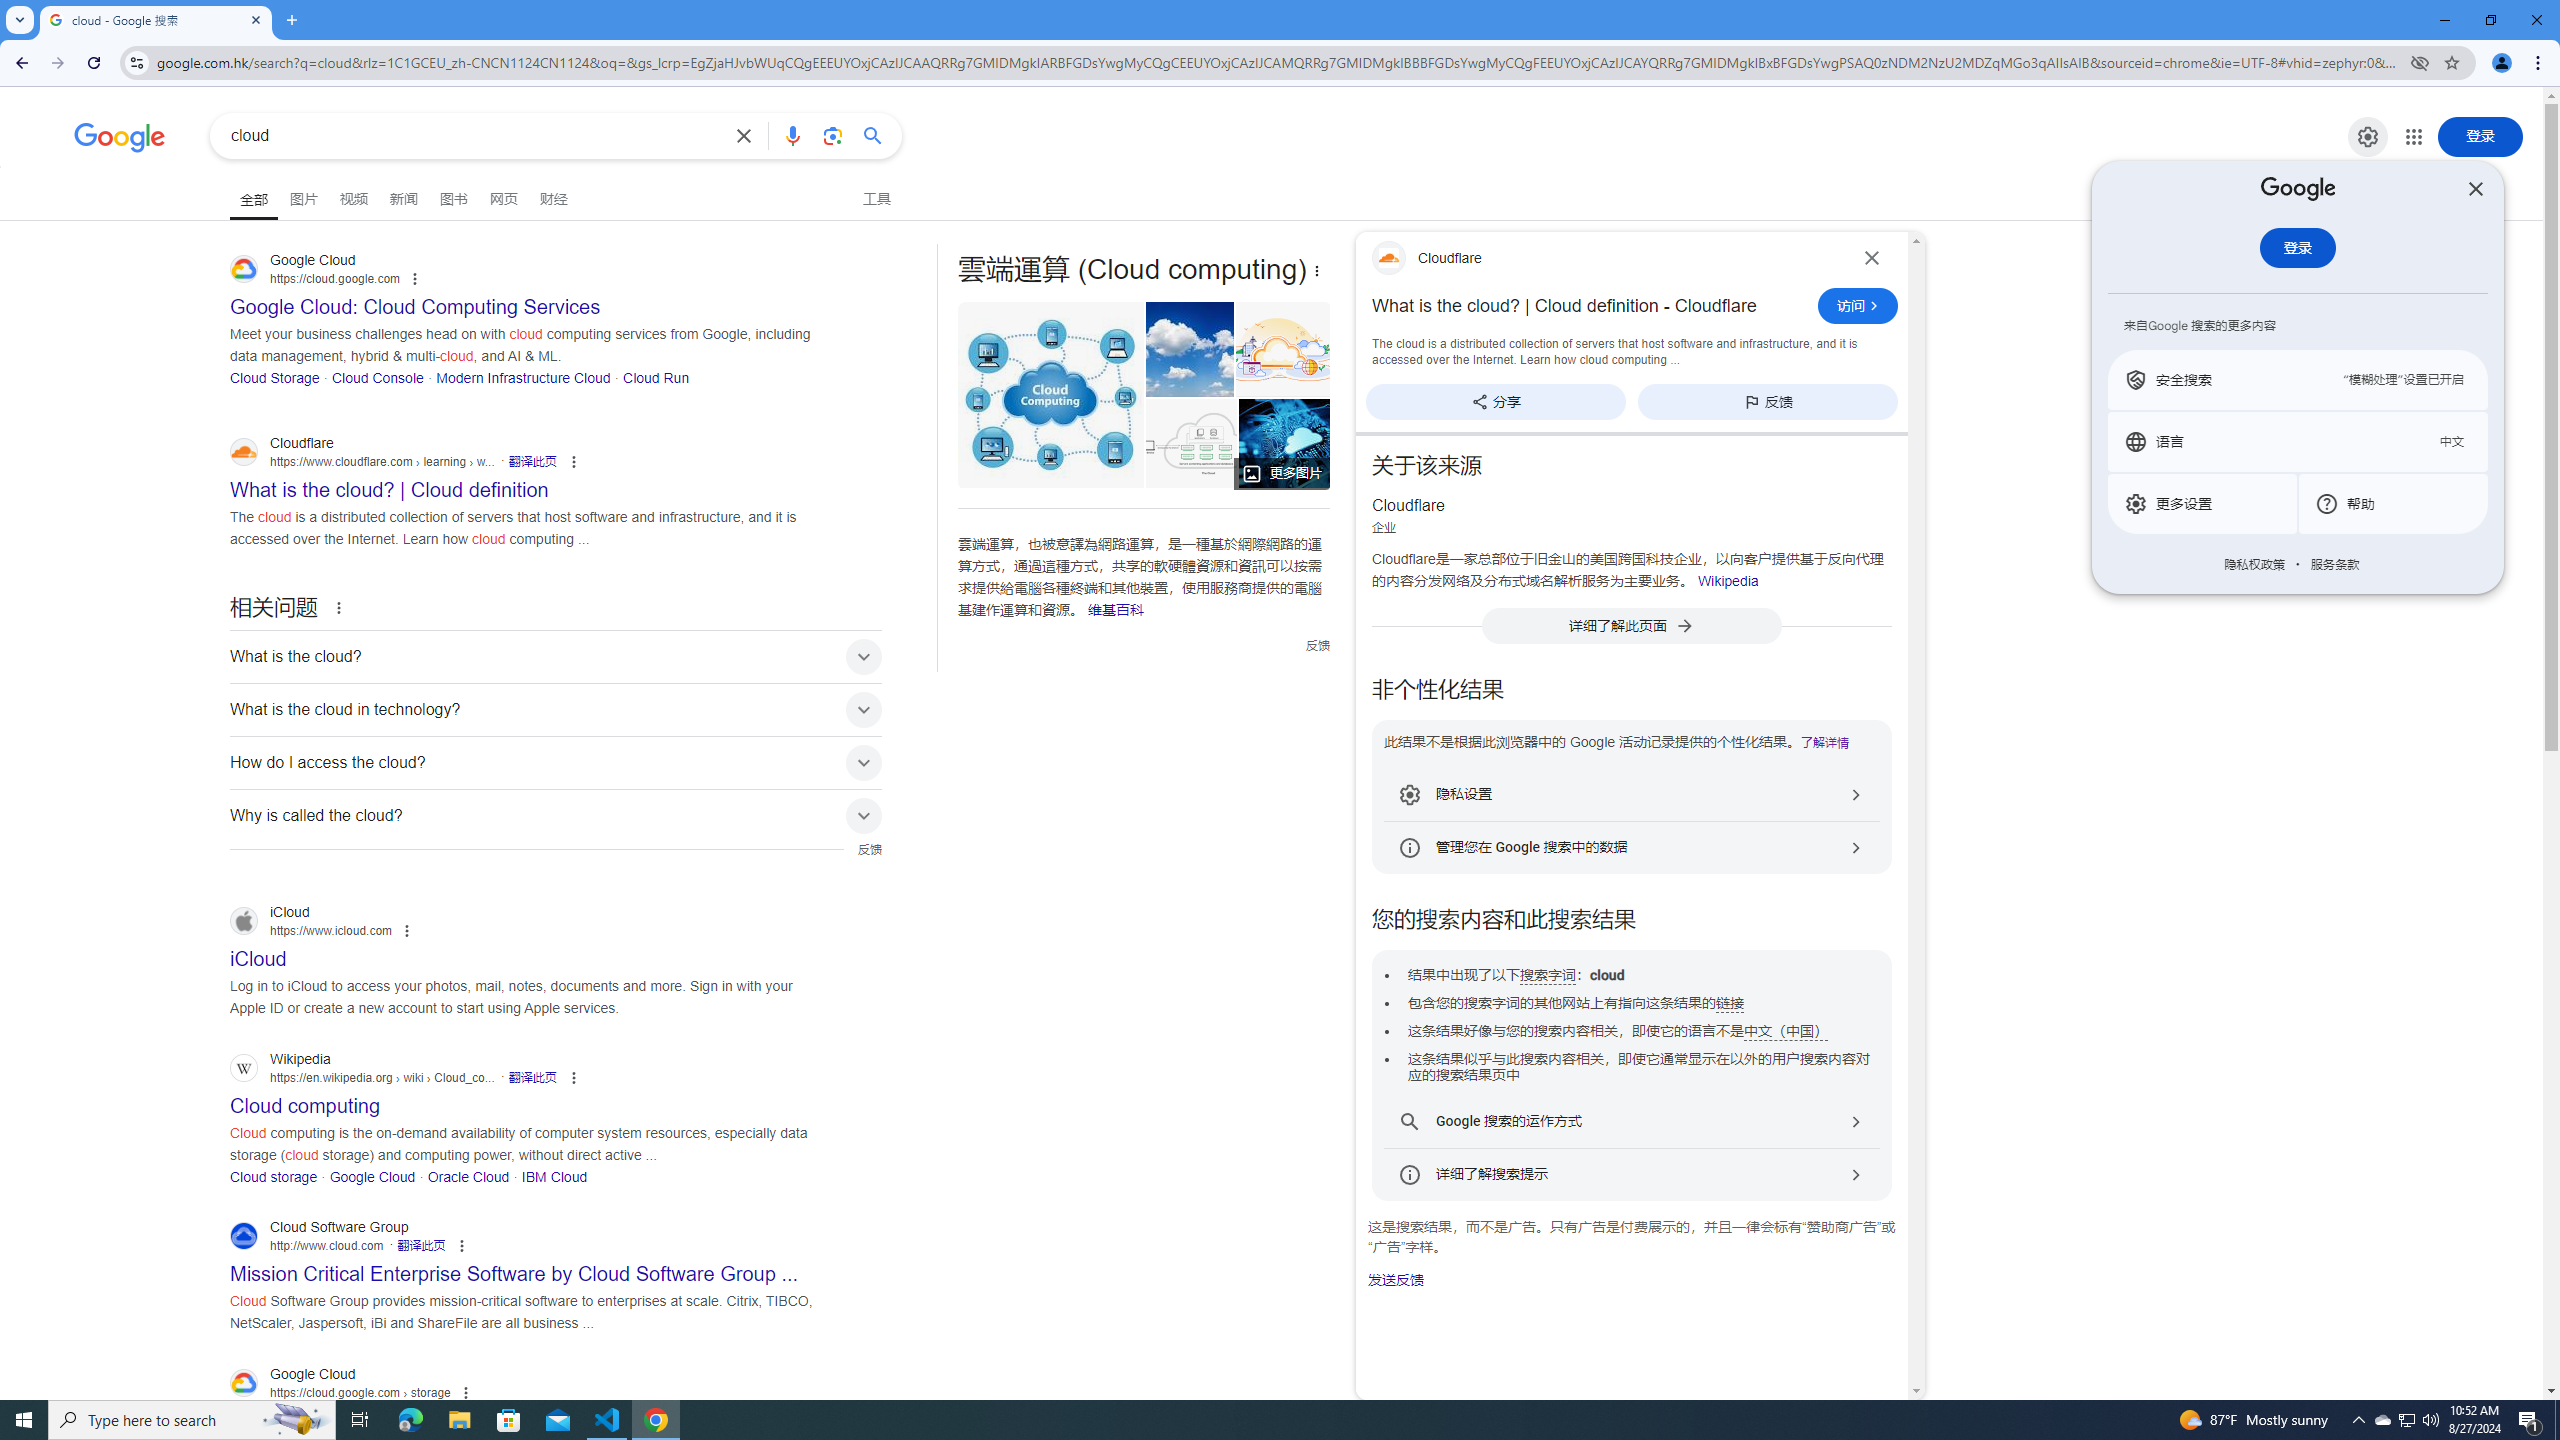 The image size is (2560, 1440). Describe the element at coordinates (1304, 443) in the screenshot. I see `'What is cloud computing? Everything you need to know now ...'` at that location.